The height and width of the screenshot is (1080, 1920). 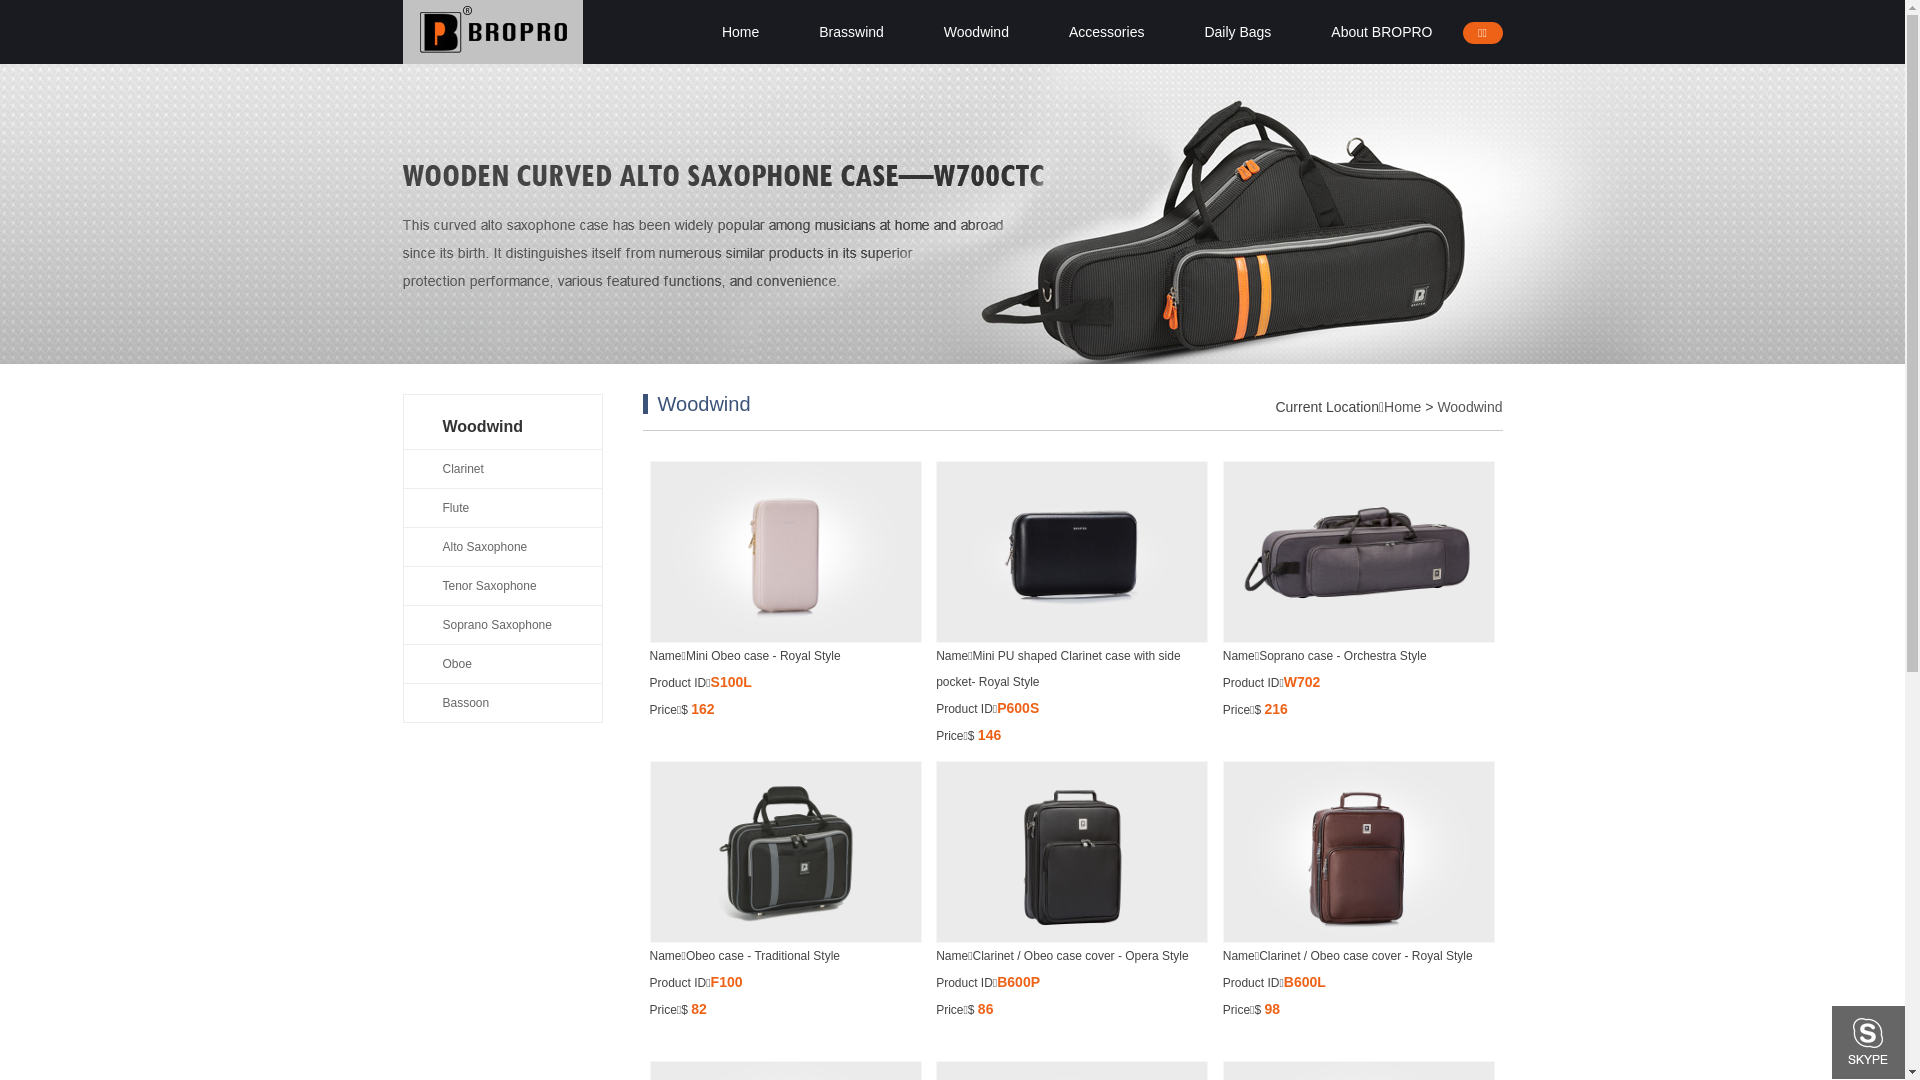 What do you see at coordinates (501, 506) in the screenshot?
I see `'Flute'` at bounding box center [501, 506].